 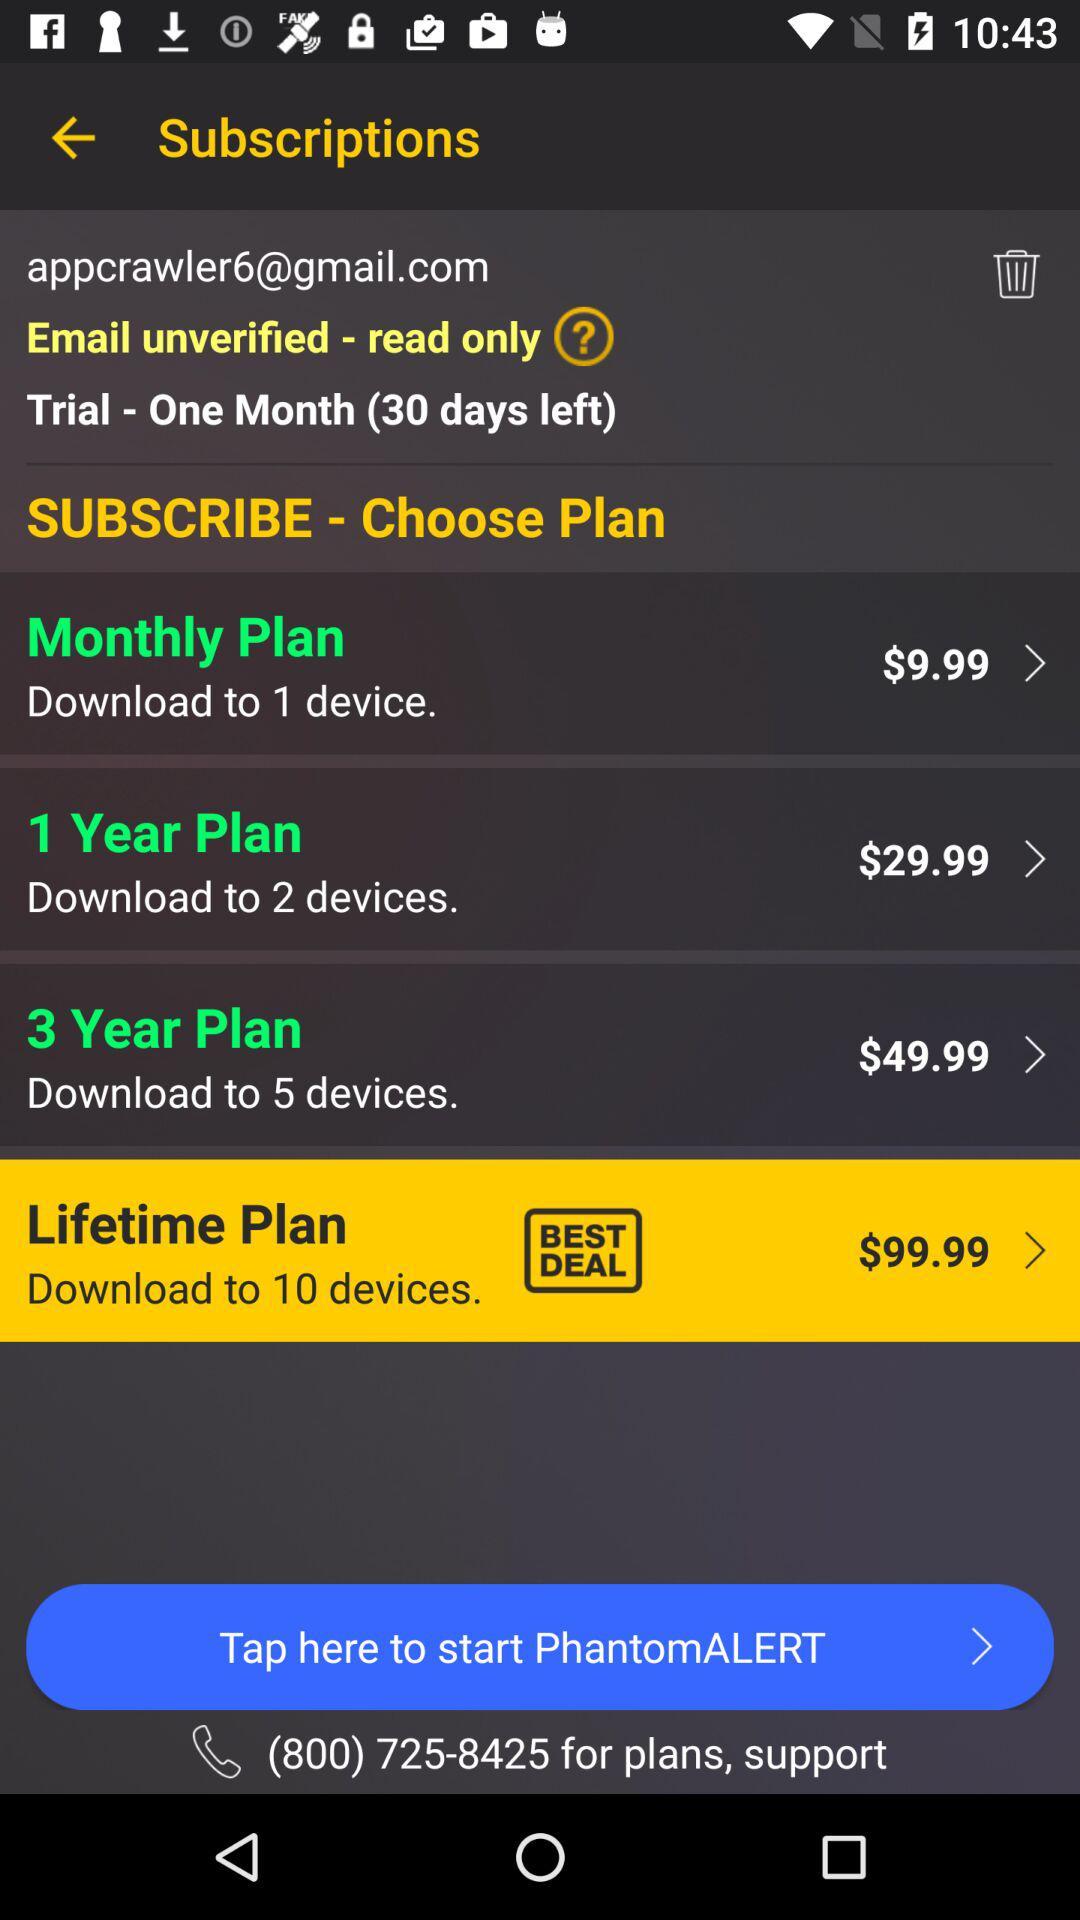 What do you see at coordinates (1016, 273) in the screenshot?
I see `item at the top right corner` at bounding box center [1016, 273].